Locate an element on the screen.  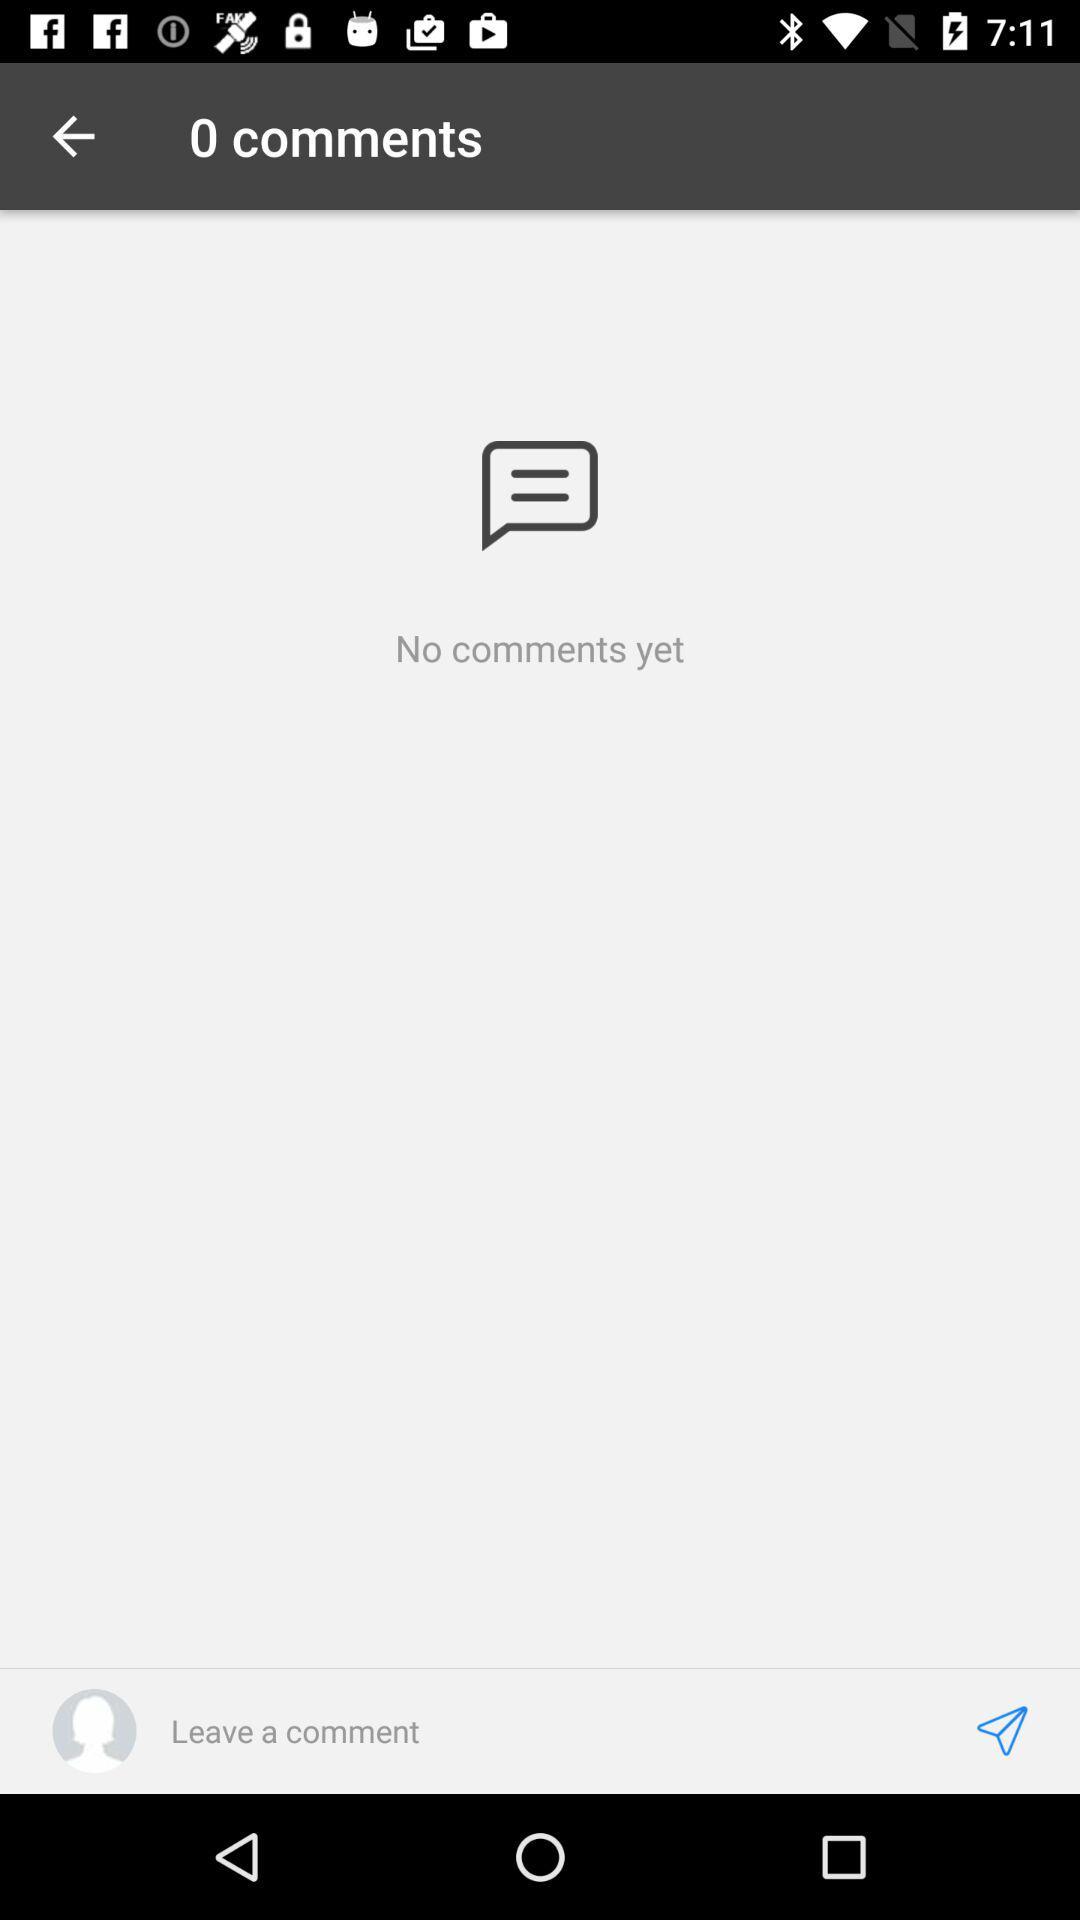
item next to 0 comments icon is located at coordinates (72, 135).